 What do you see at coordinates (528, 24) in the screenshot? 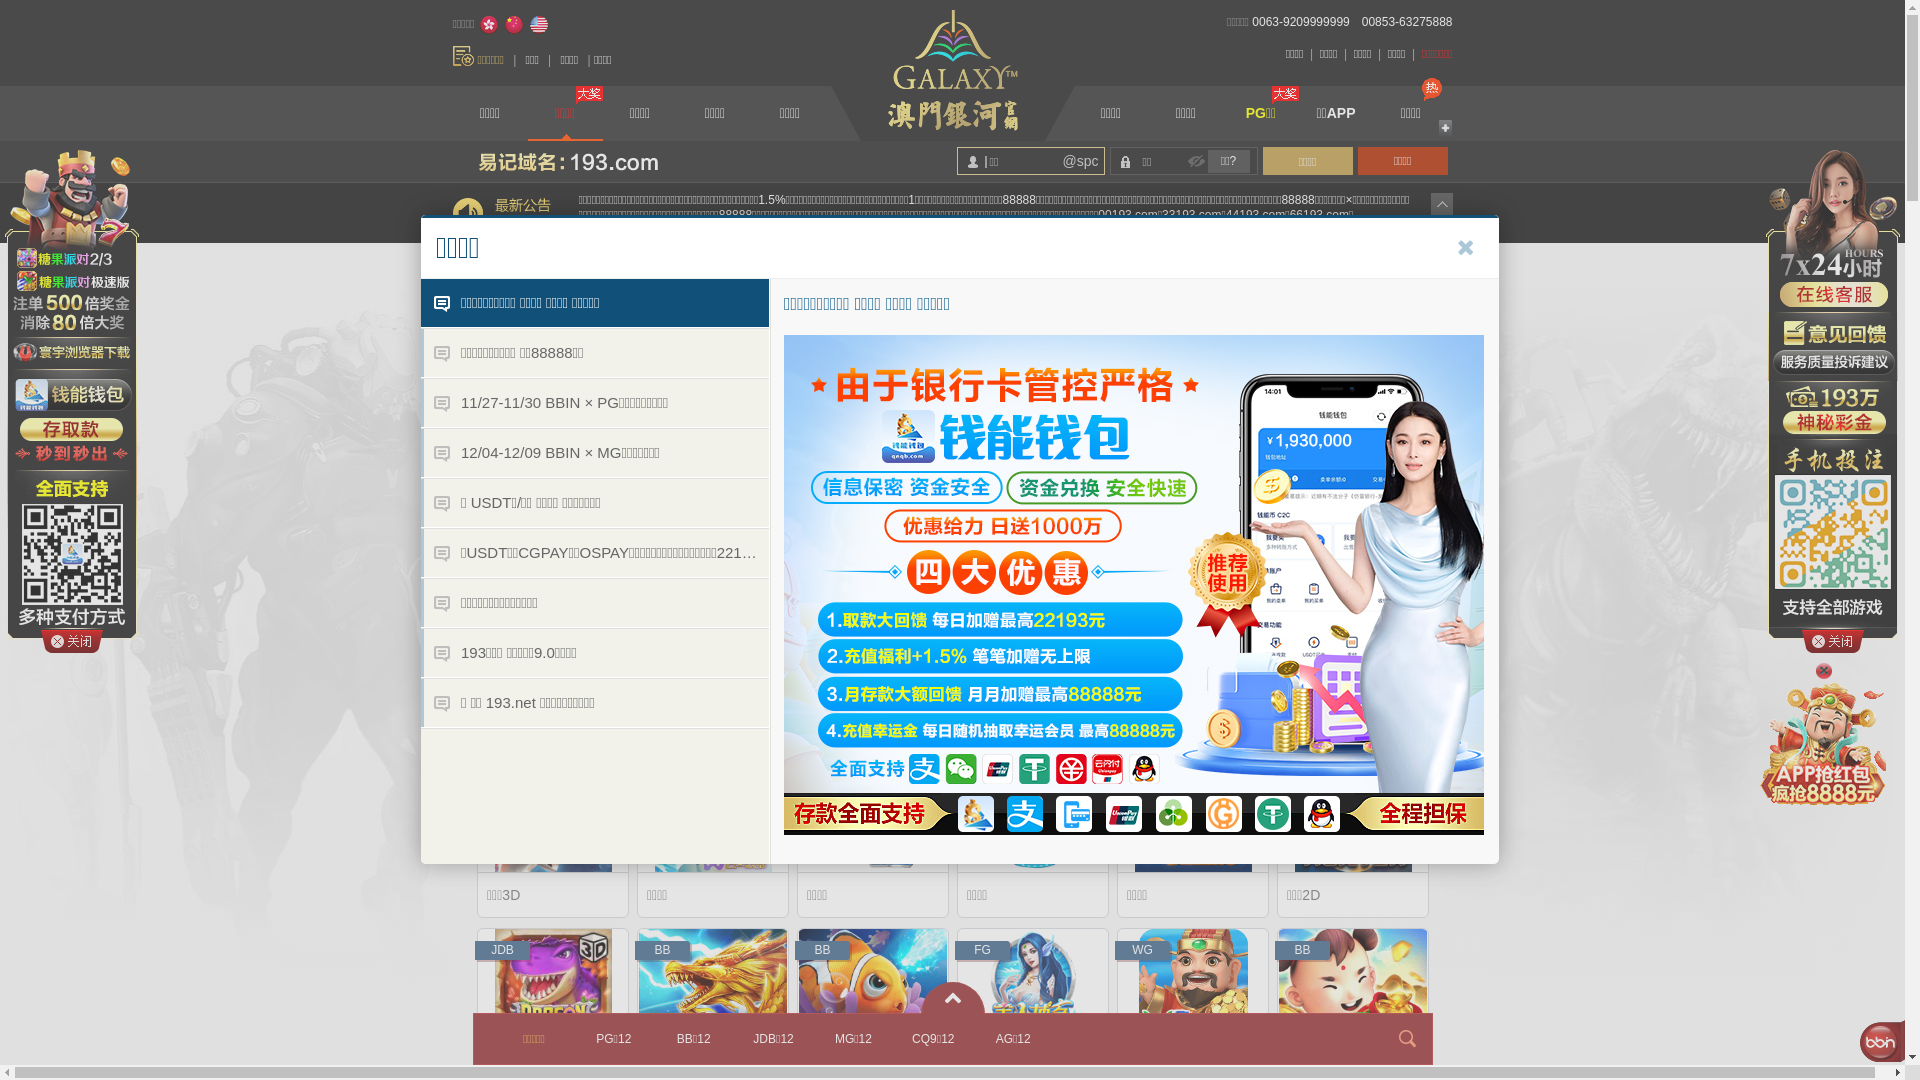
I see `'English'` at bounding box center [528, 24].